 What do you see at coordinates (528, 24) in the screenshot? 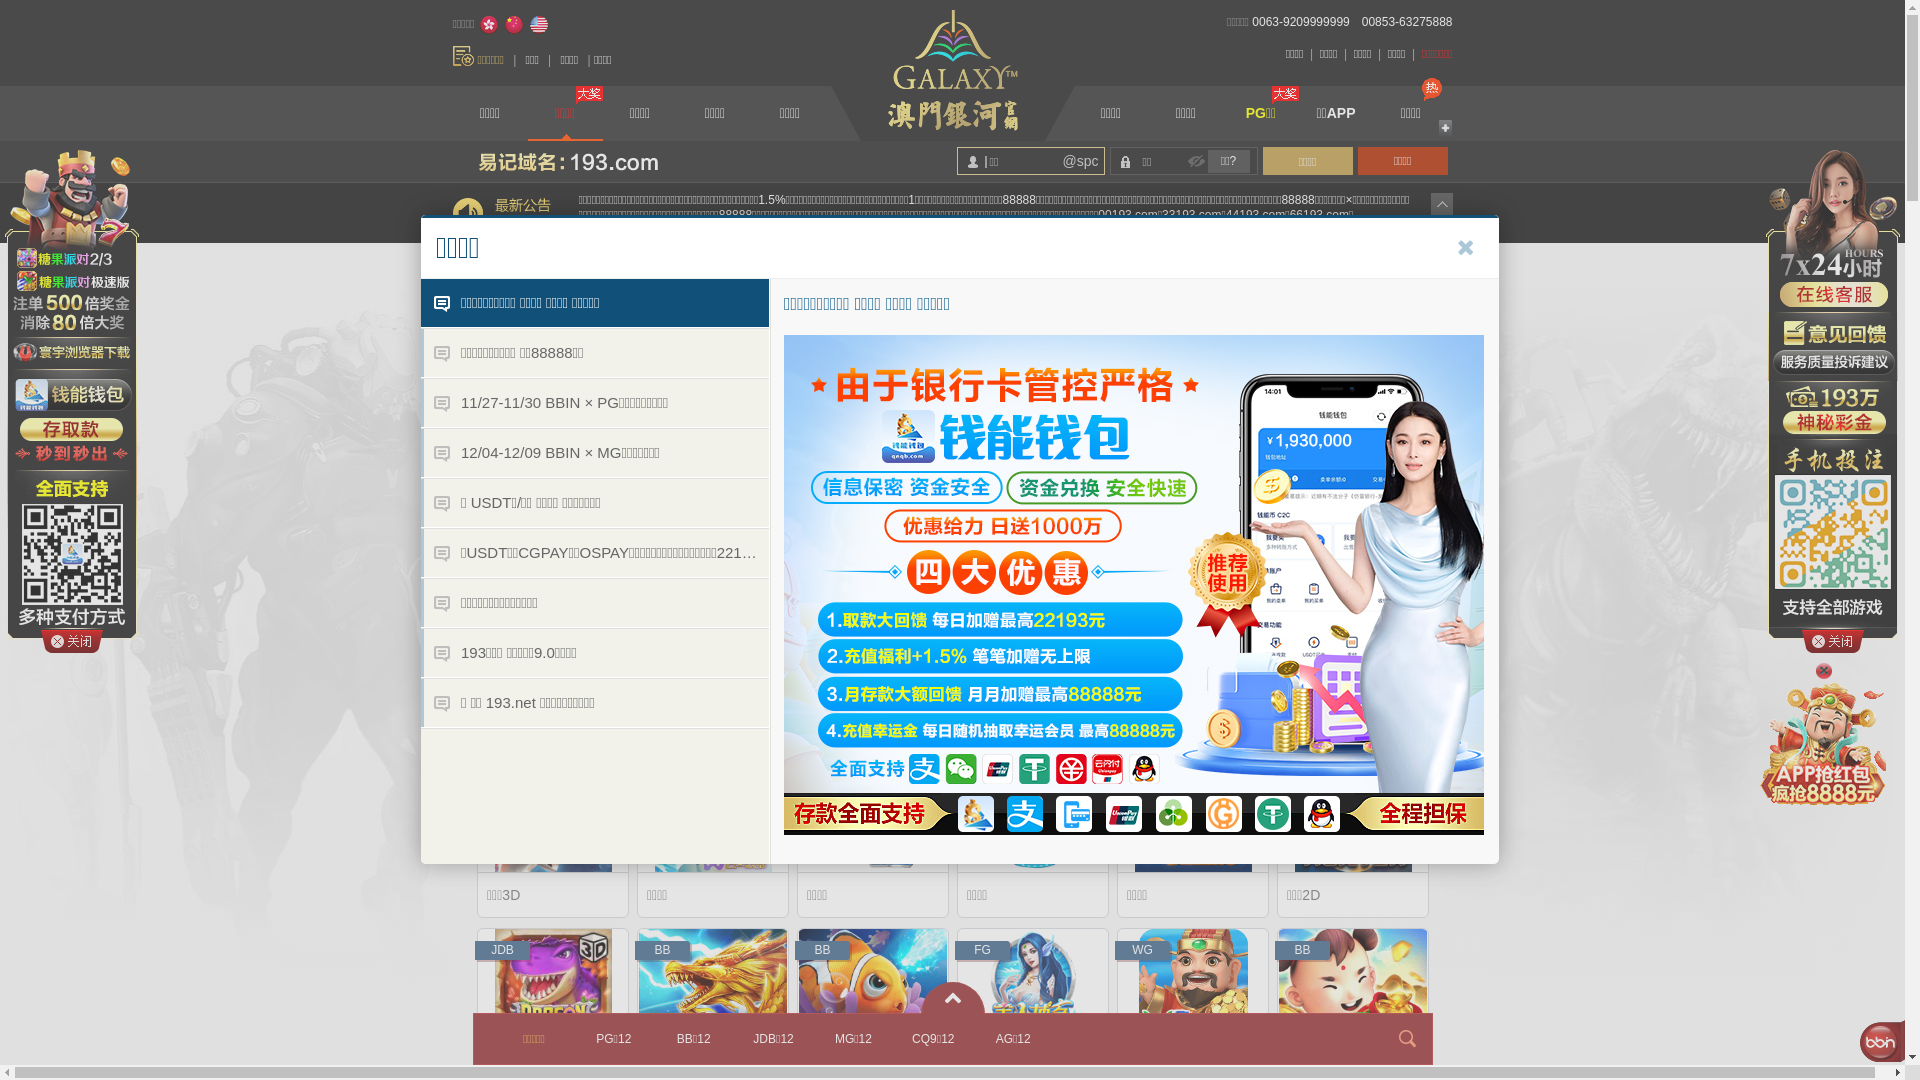
I see `'English'` at bounding box center [528, 24].